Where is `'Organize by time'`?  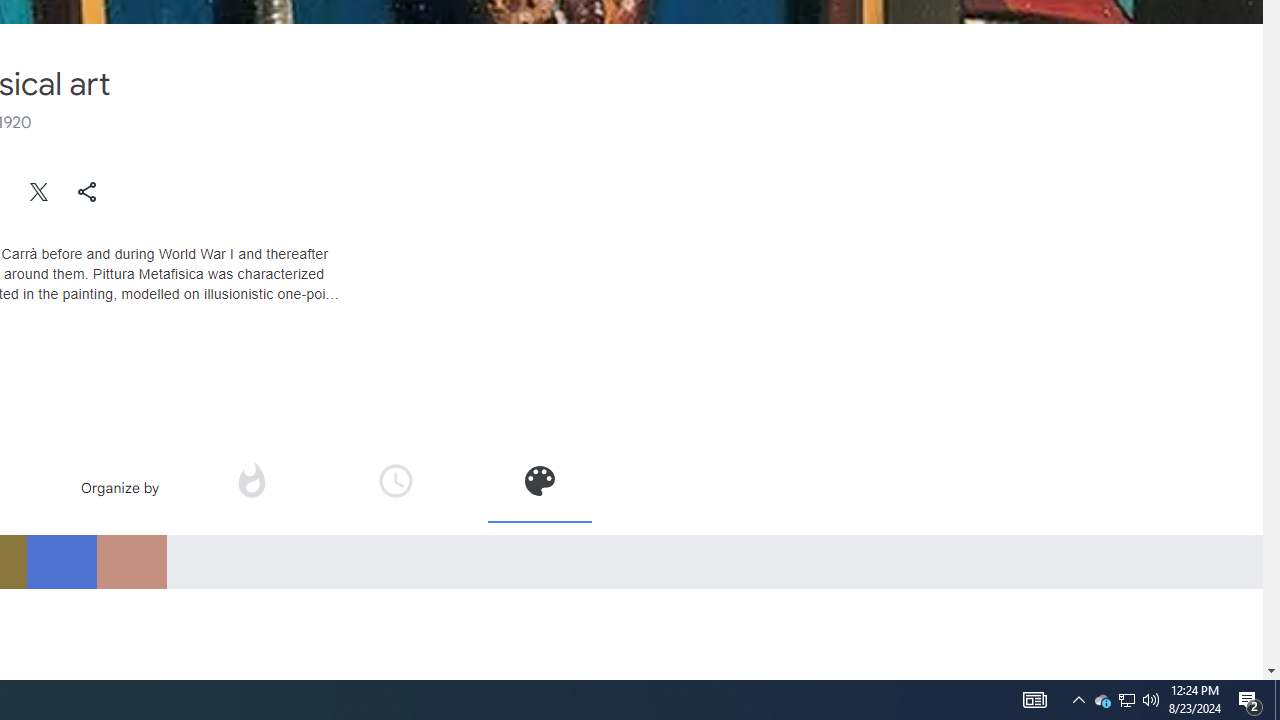 'Organize by time' is located at coordinates (395, 487).